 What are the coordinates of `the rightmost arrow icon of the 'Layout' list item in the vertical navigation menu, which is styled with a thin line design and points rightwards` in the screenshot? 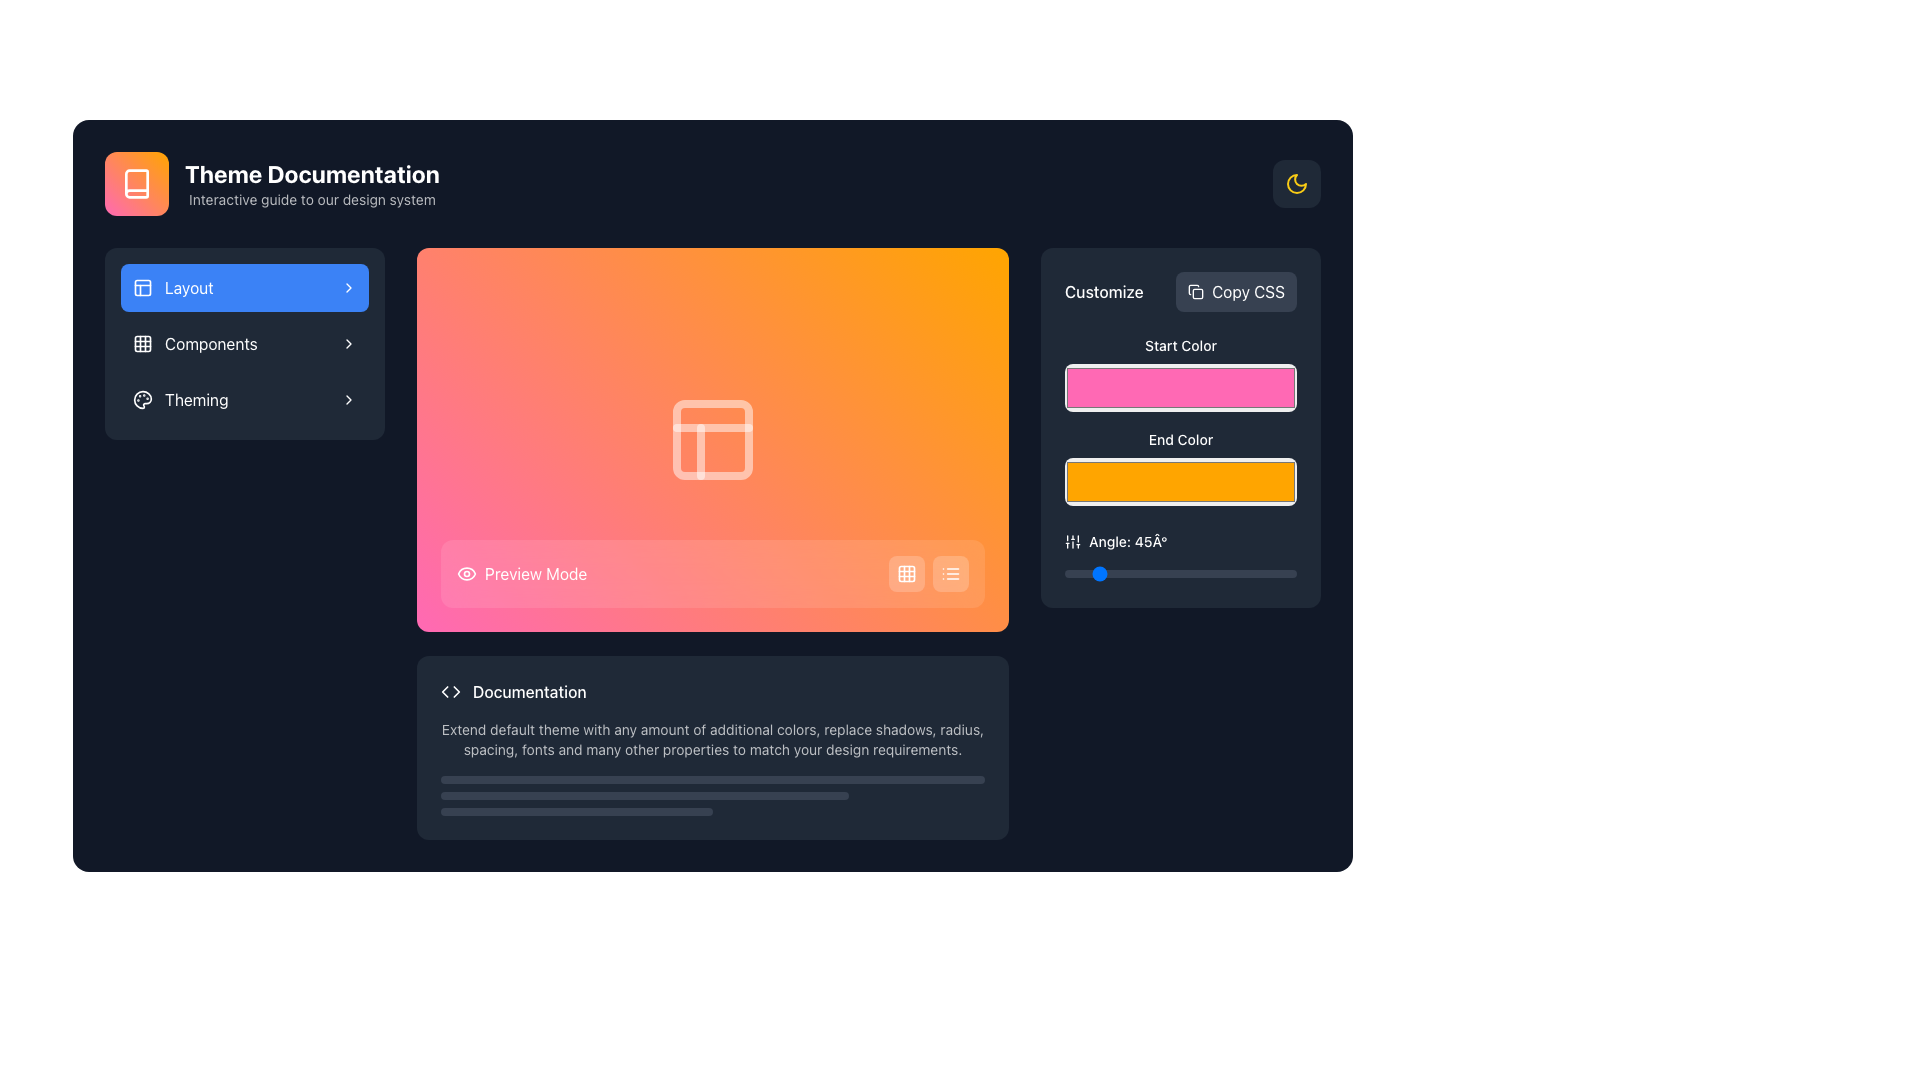 It's located at (349, 288).